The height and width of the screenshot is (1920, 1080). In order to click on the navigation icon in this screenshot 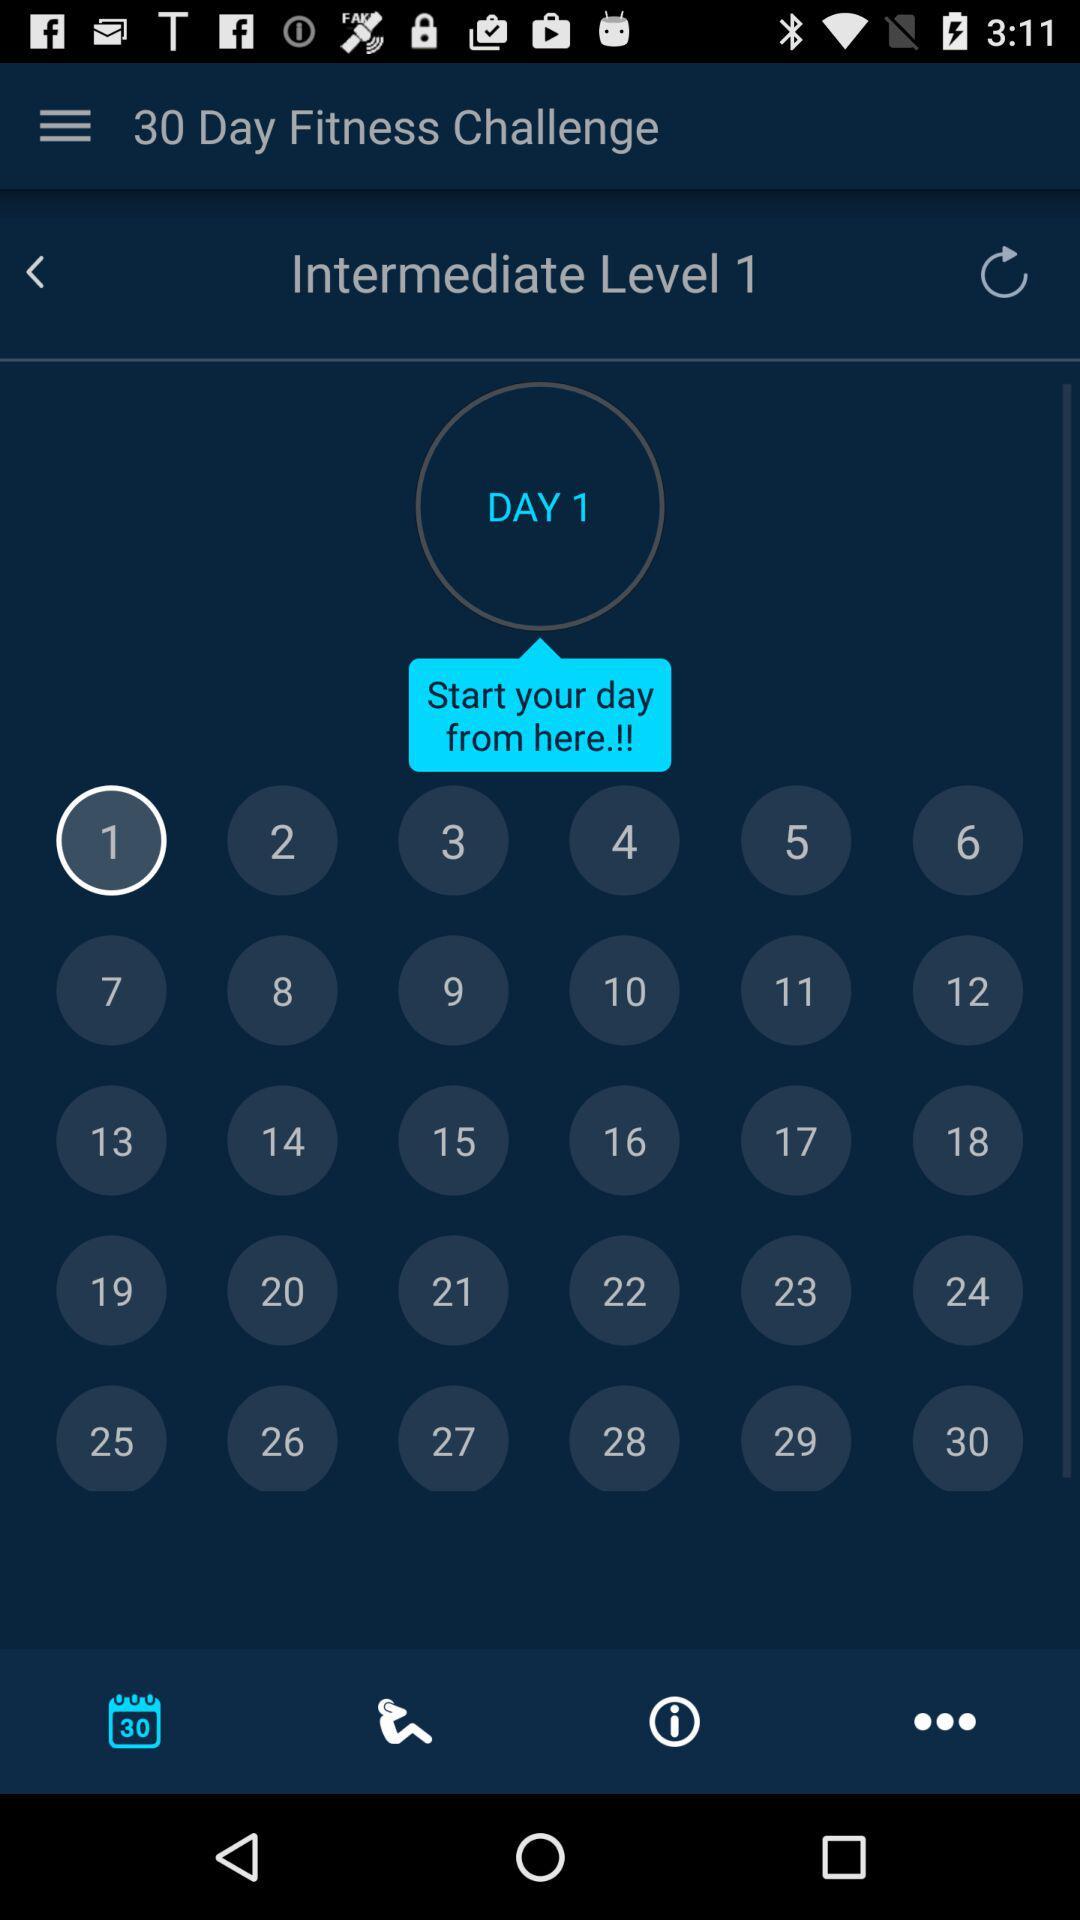, I will do `click(795, 1219)`.